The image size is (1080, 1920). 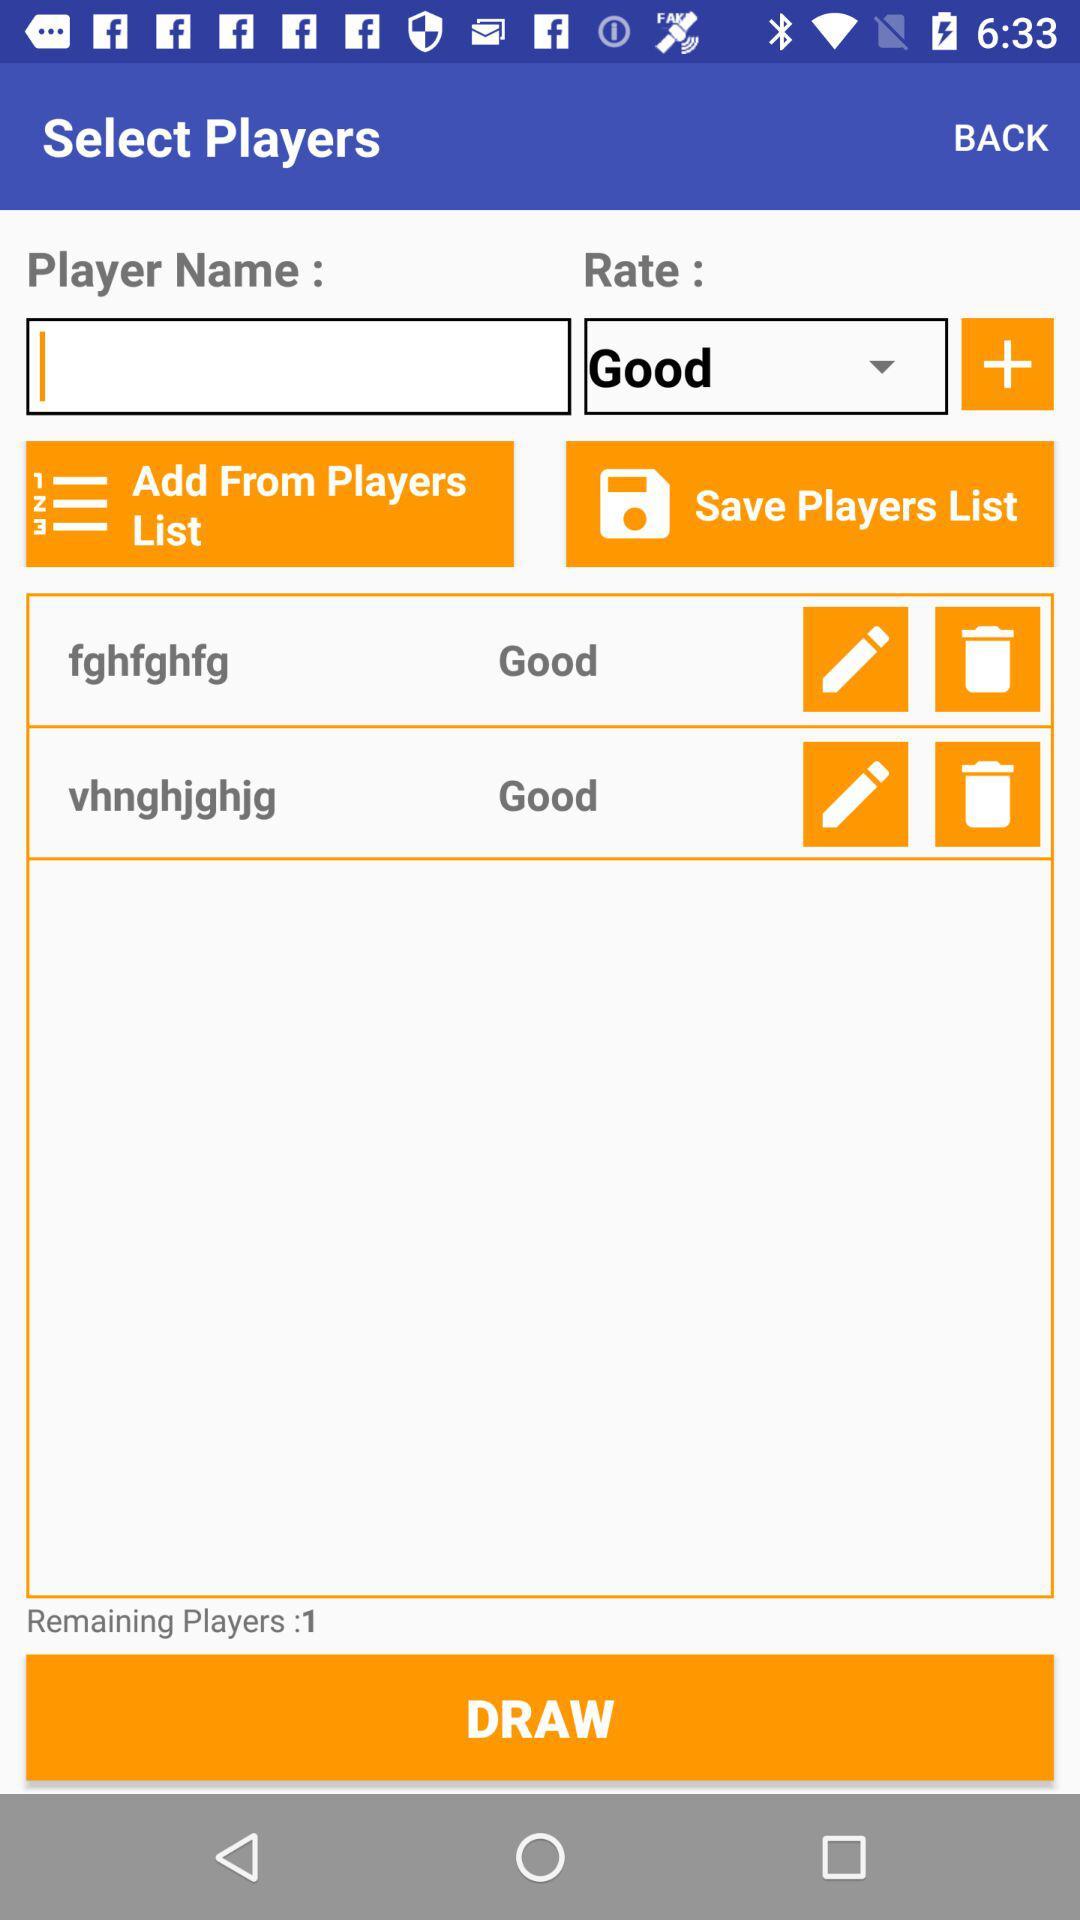 What do you see at coordinates (1007, 364) in the screenshot?
I see `click add option` at bounding box center [1007, 364].